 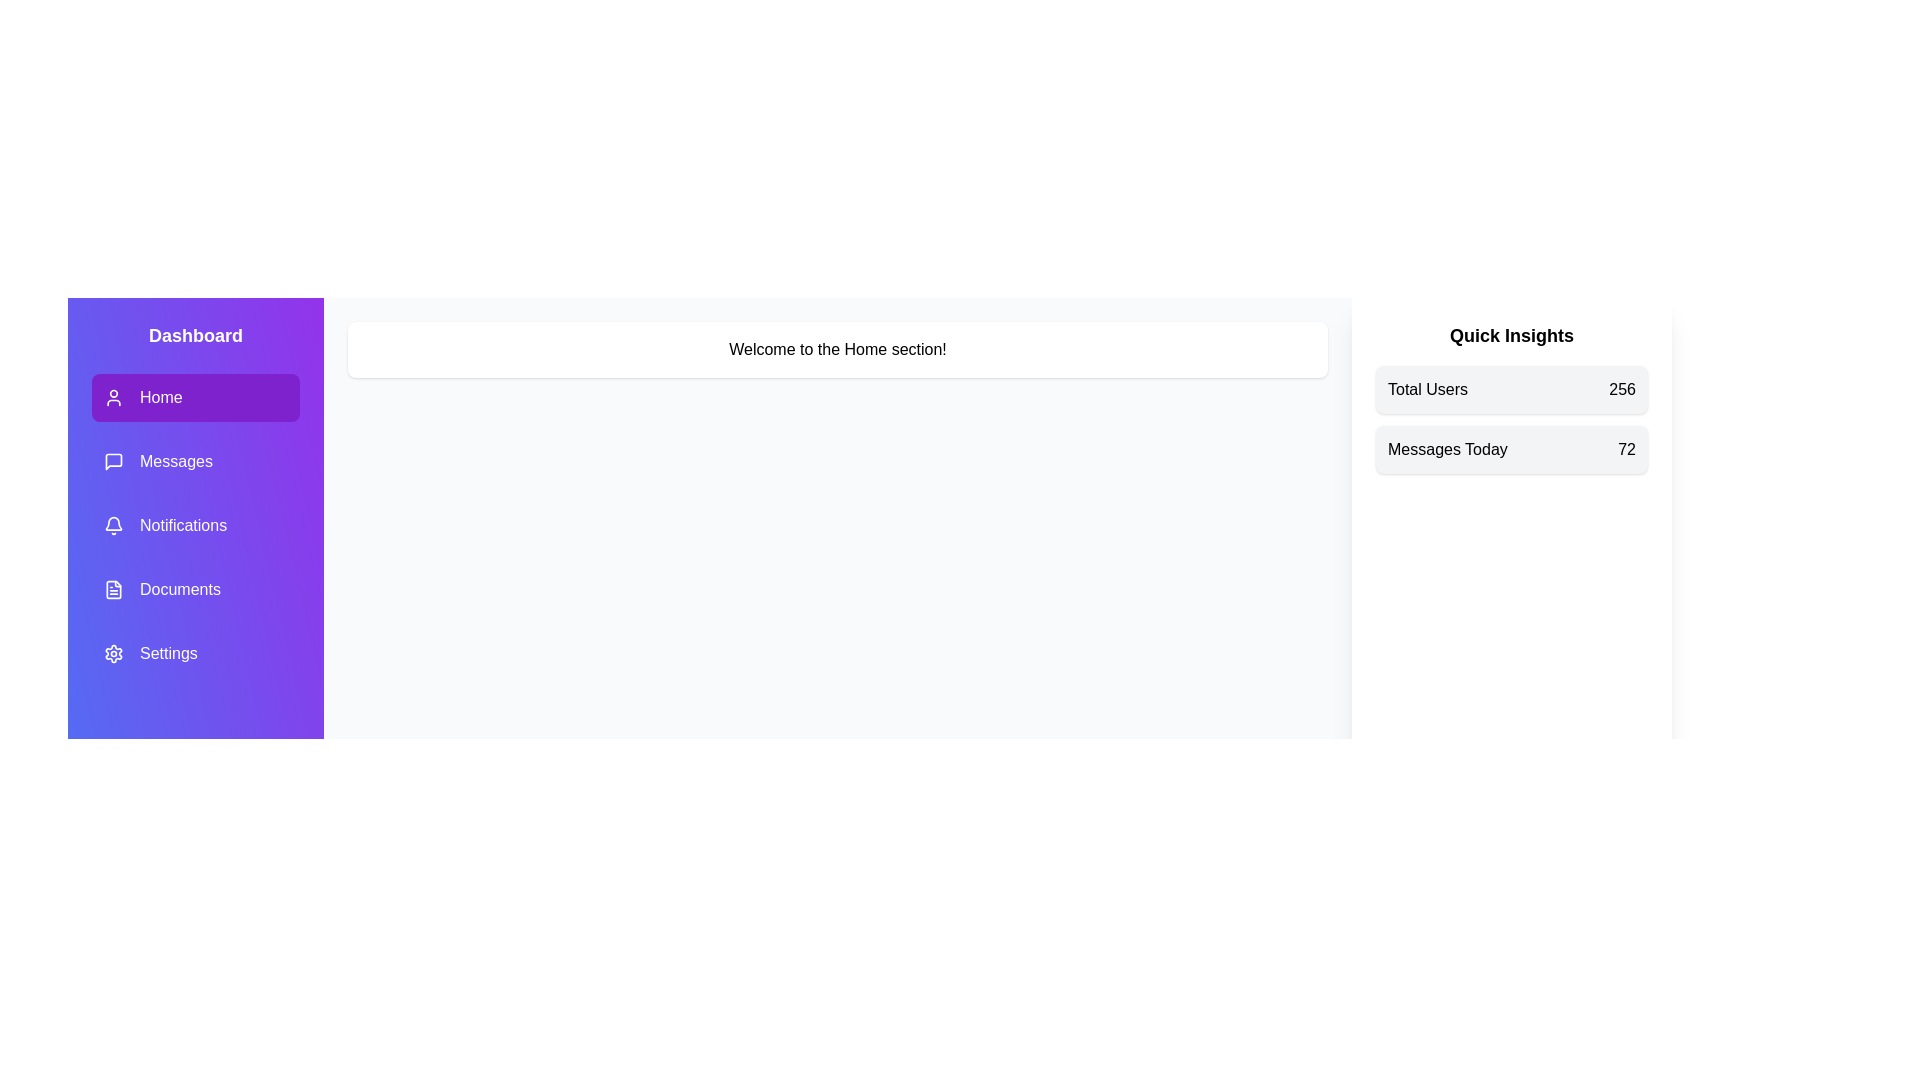 What do you see at coordinates (196, 589) in the screenshot?
I see `the 'Documents' navigation button located in the left pane, which is the fourth item in the menu` at bounding box center [196, 589].